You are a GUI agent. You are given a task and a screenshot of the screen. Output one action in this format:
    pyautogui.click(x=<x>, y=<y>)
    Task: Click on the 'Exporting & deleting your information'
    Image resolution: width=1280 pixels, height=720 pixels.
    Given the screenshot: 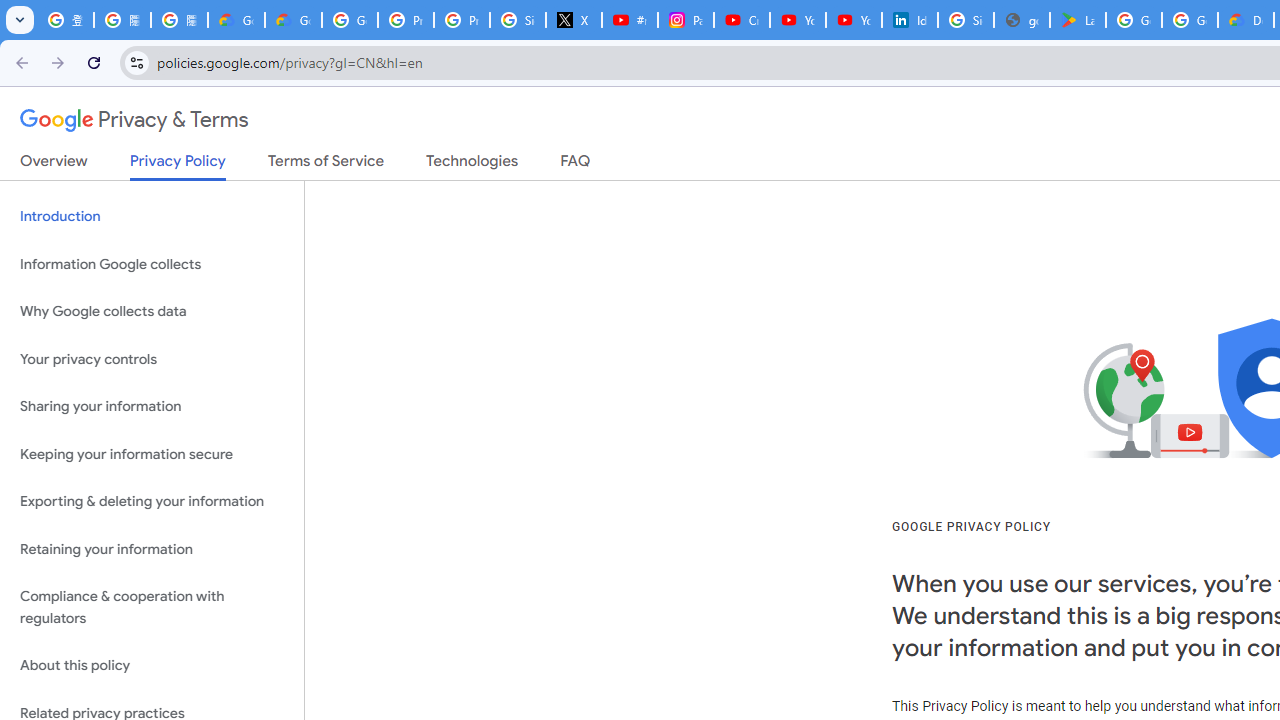 What is the action you would take?
    pyautogui.click(x=151, y=501)
    